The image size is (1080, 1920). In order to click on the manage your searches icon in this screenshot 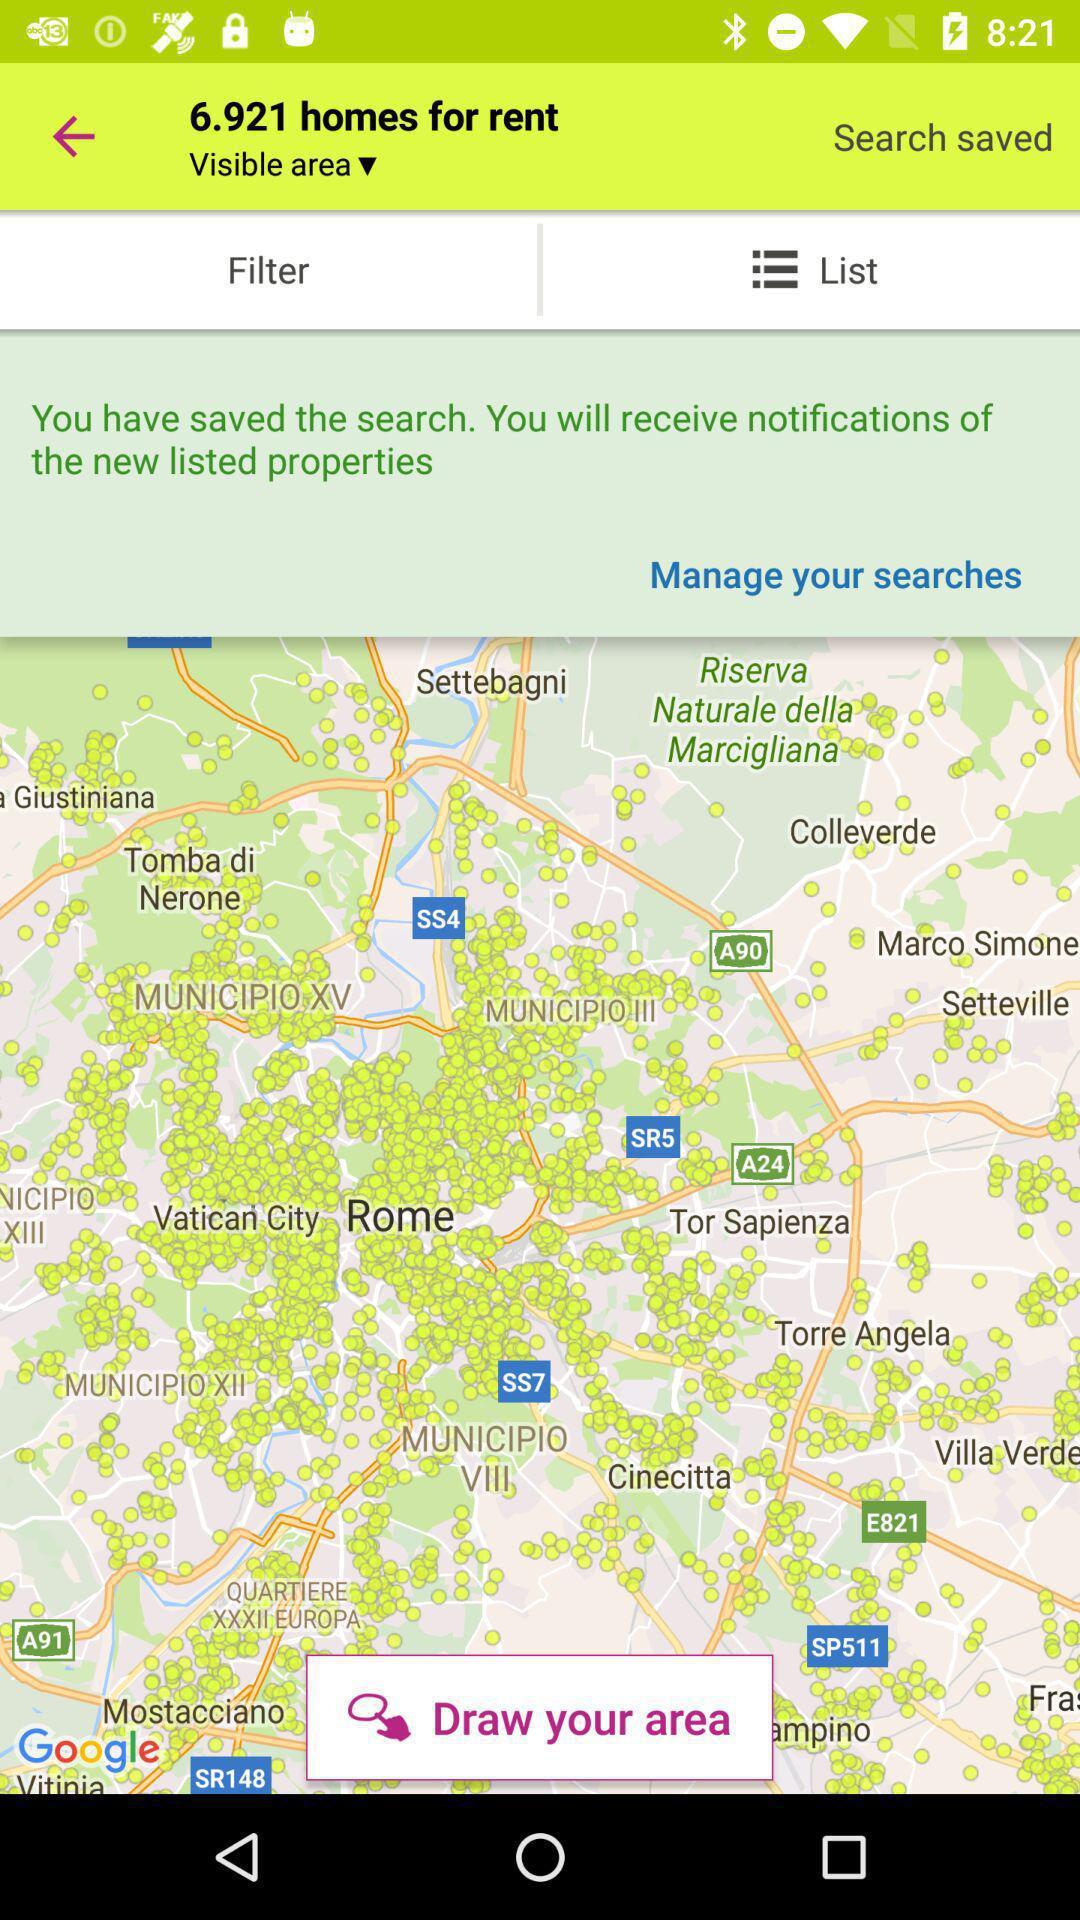, I will do `click(835, 572)`.